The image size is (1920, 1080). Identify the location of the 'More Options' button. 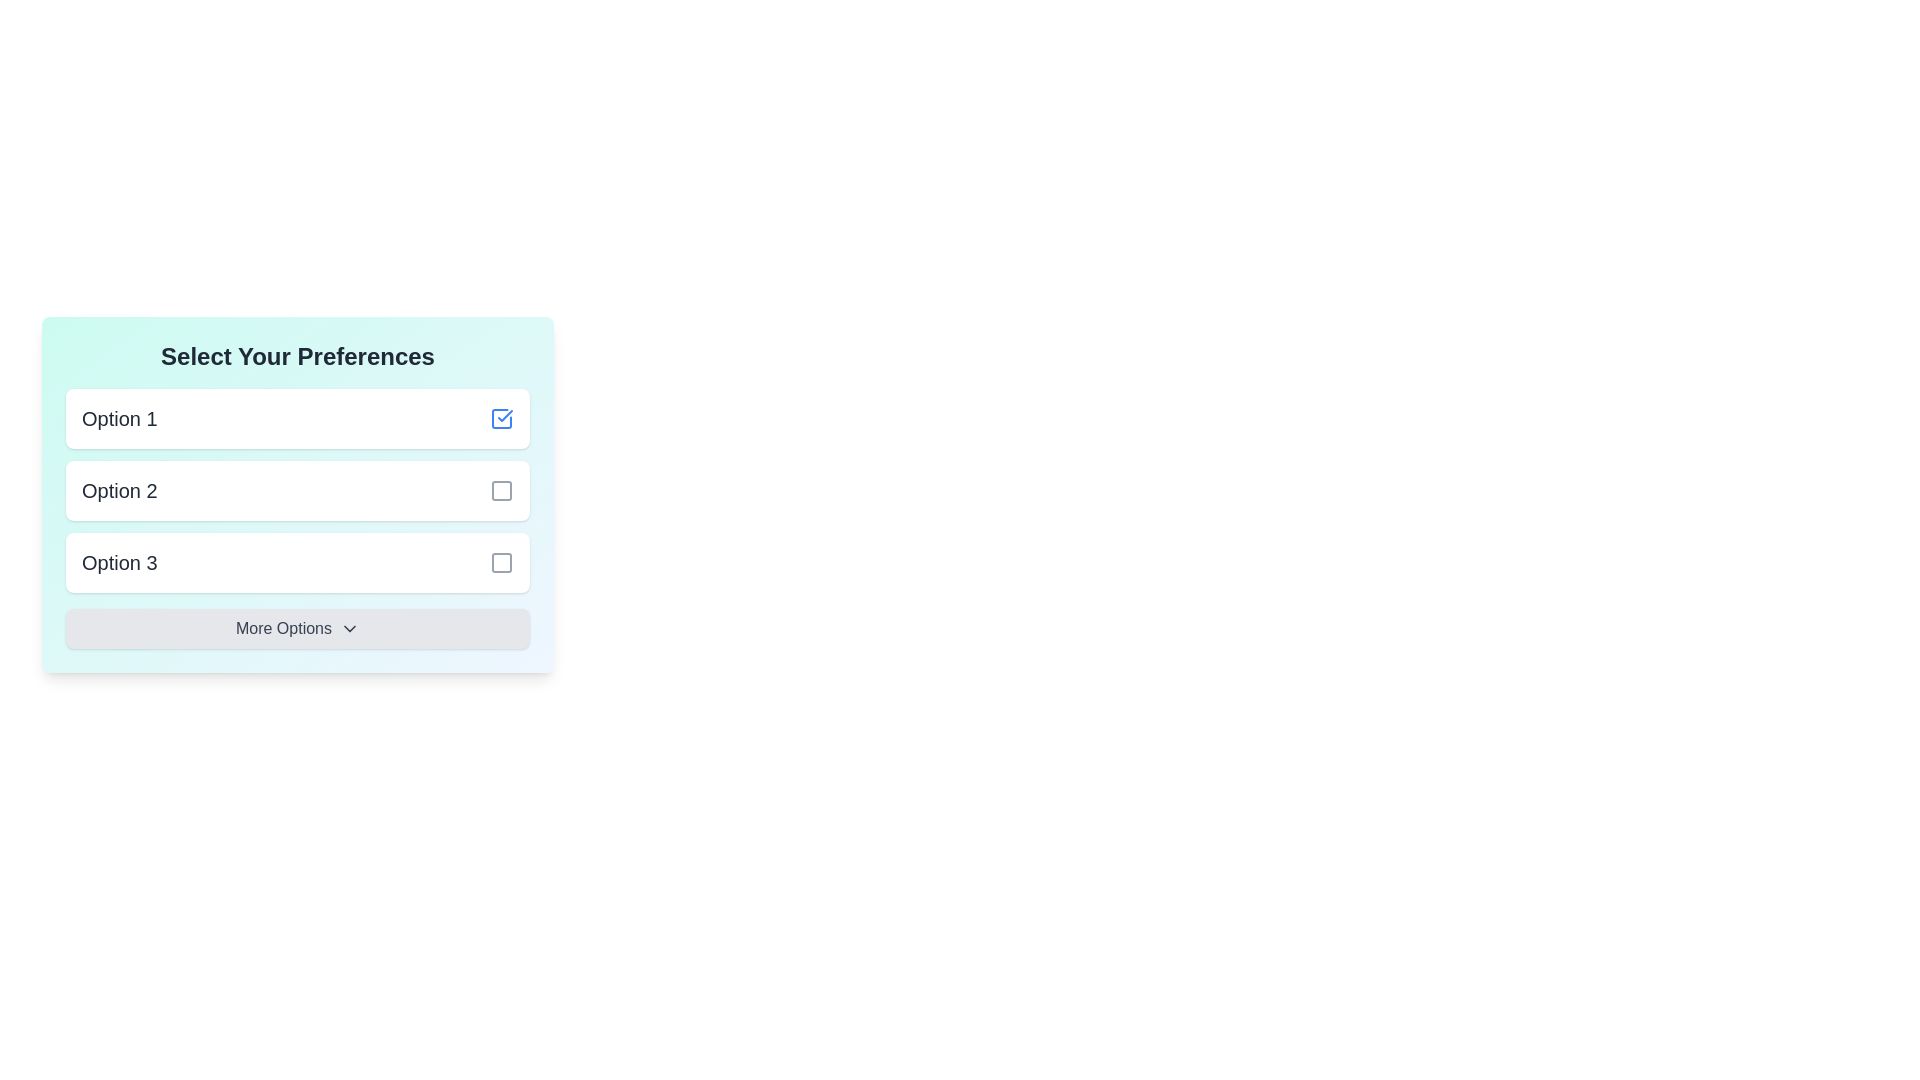
(296, 627).